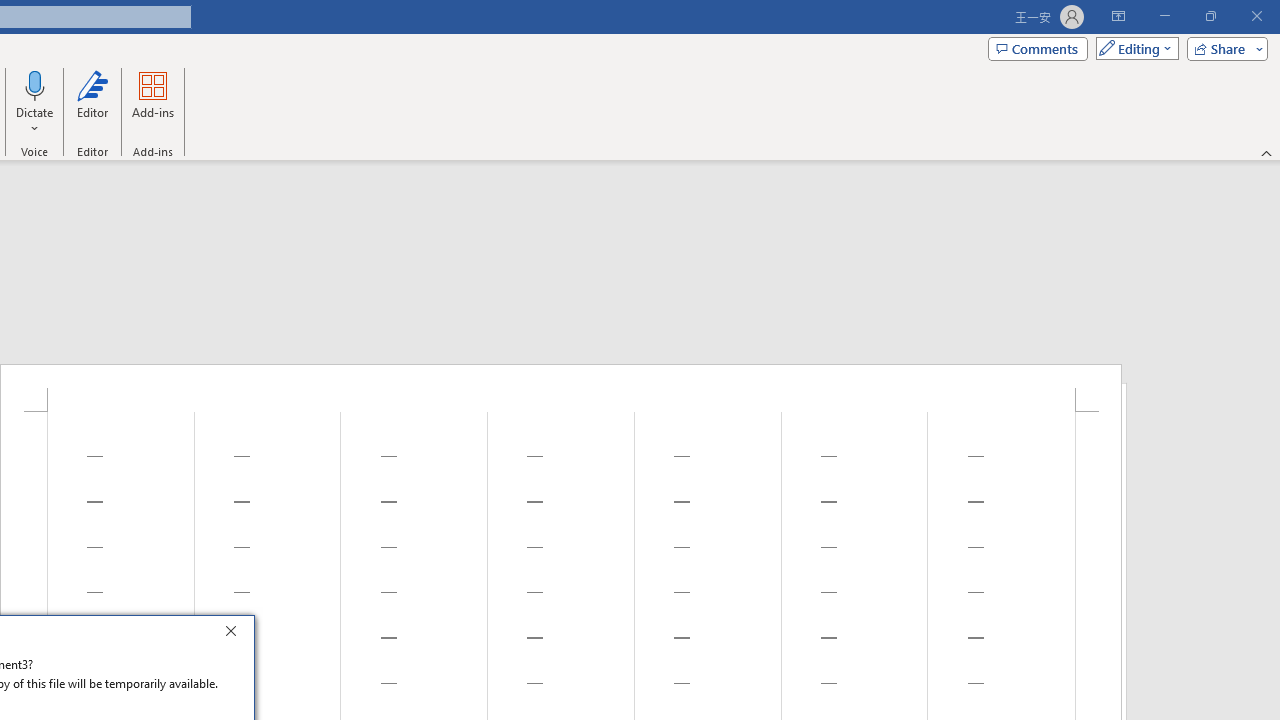 This screenshot has width=1280, height=720. I want to click on 'Restore Down', so click(1209, 16).